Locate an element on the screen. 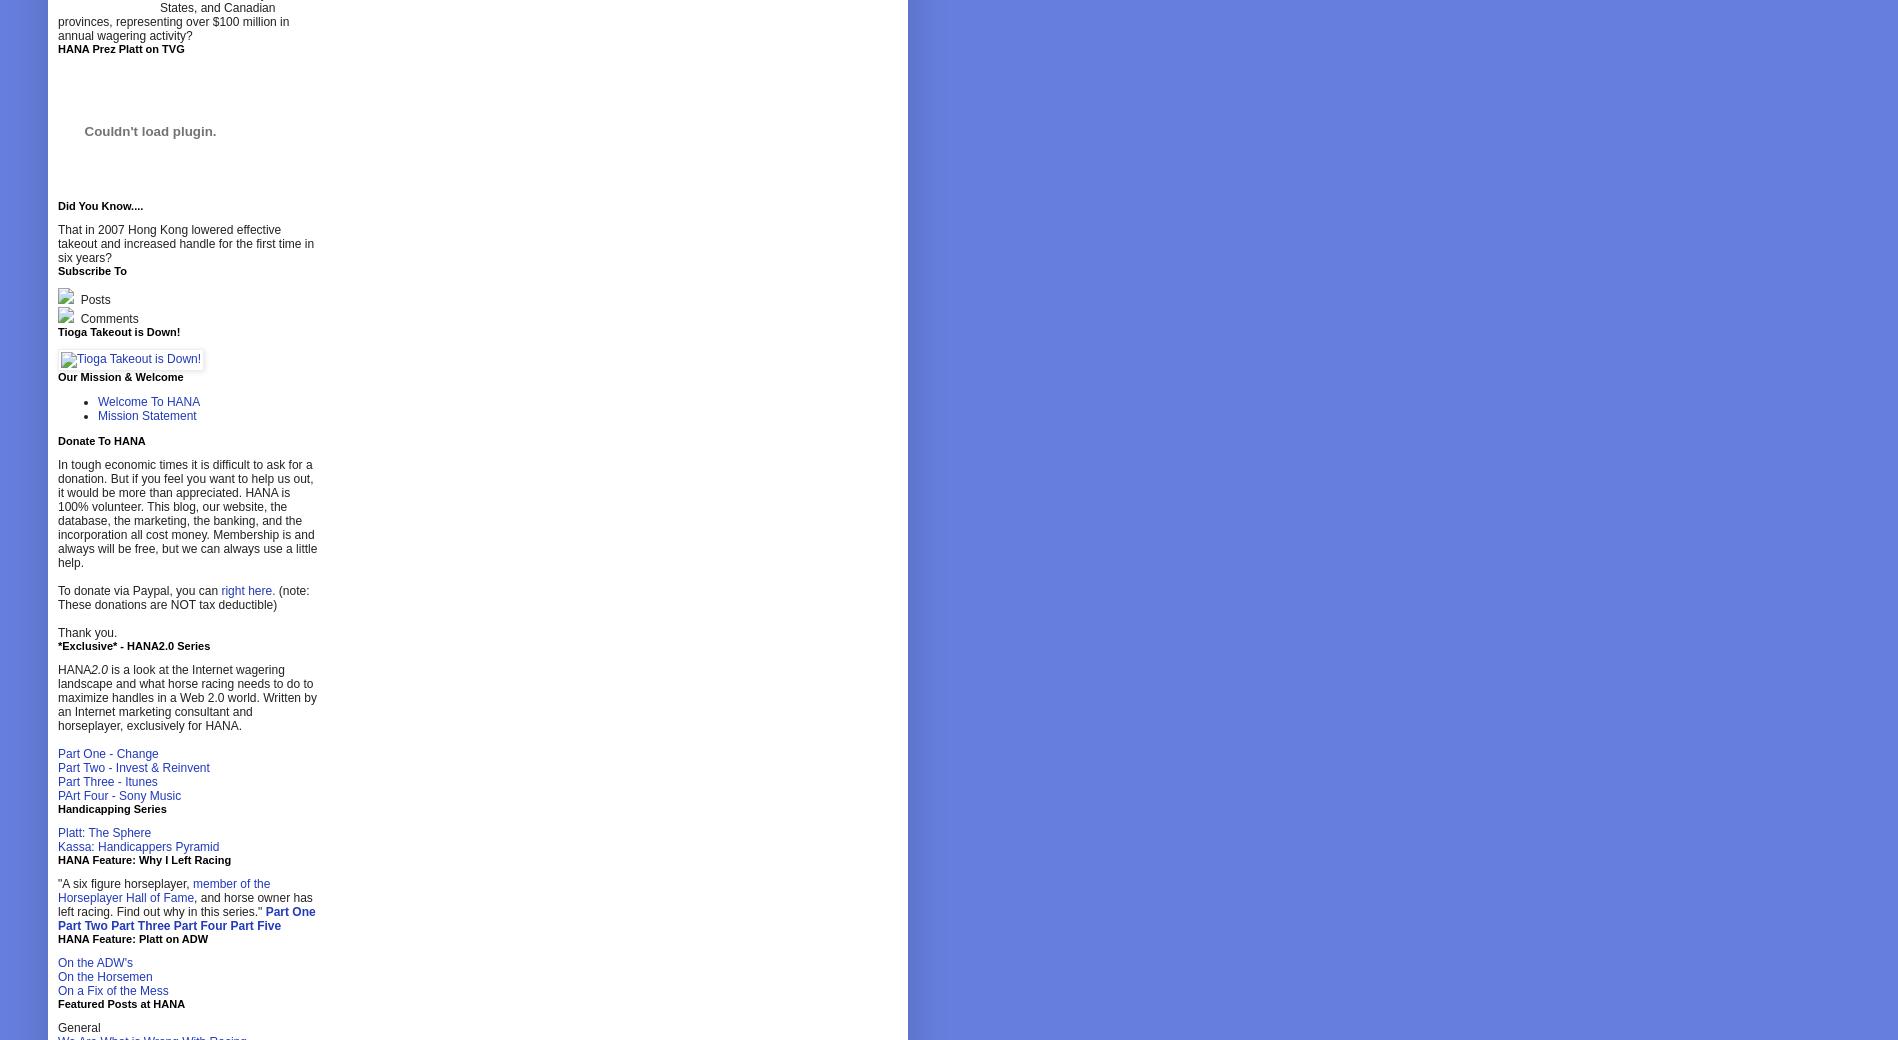 The image size is (1898, 1040). 'HANA Prez Platt on TVG' is located at coordinates (121, 47).